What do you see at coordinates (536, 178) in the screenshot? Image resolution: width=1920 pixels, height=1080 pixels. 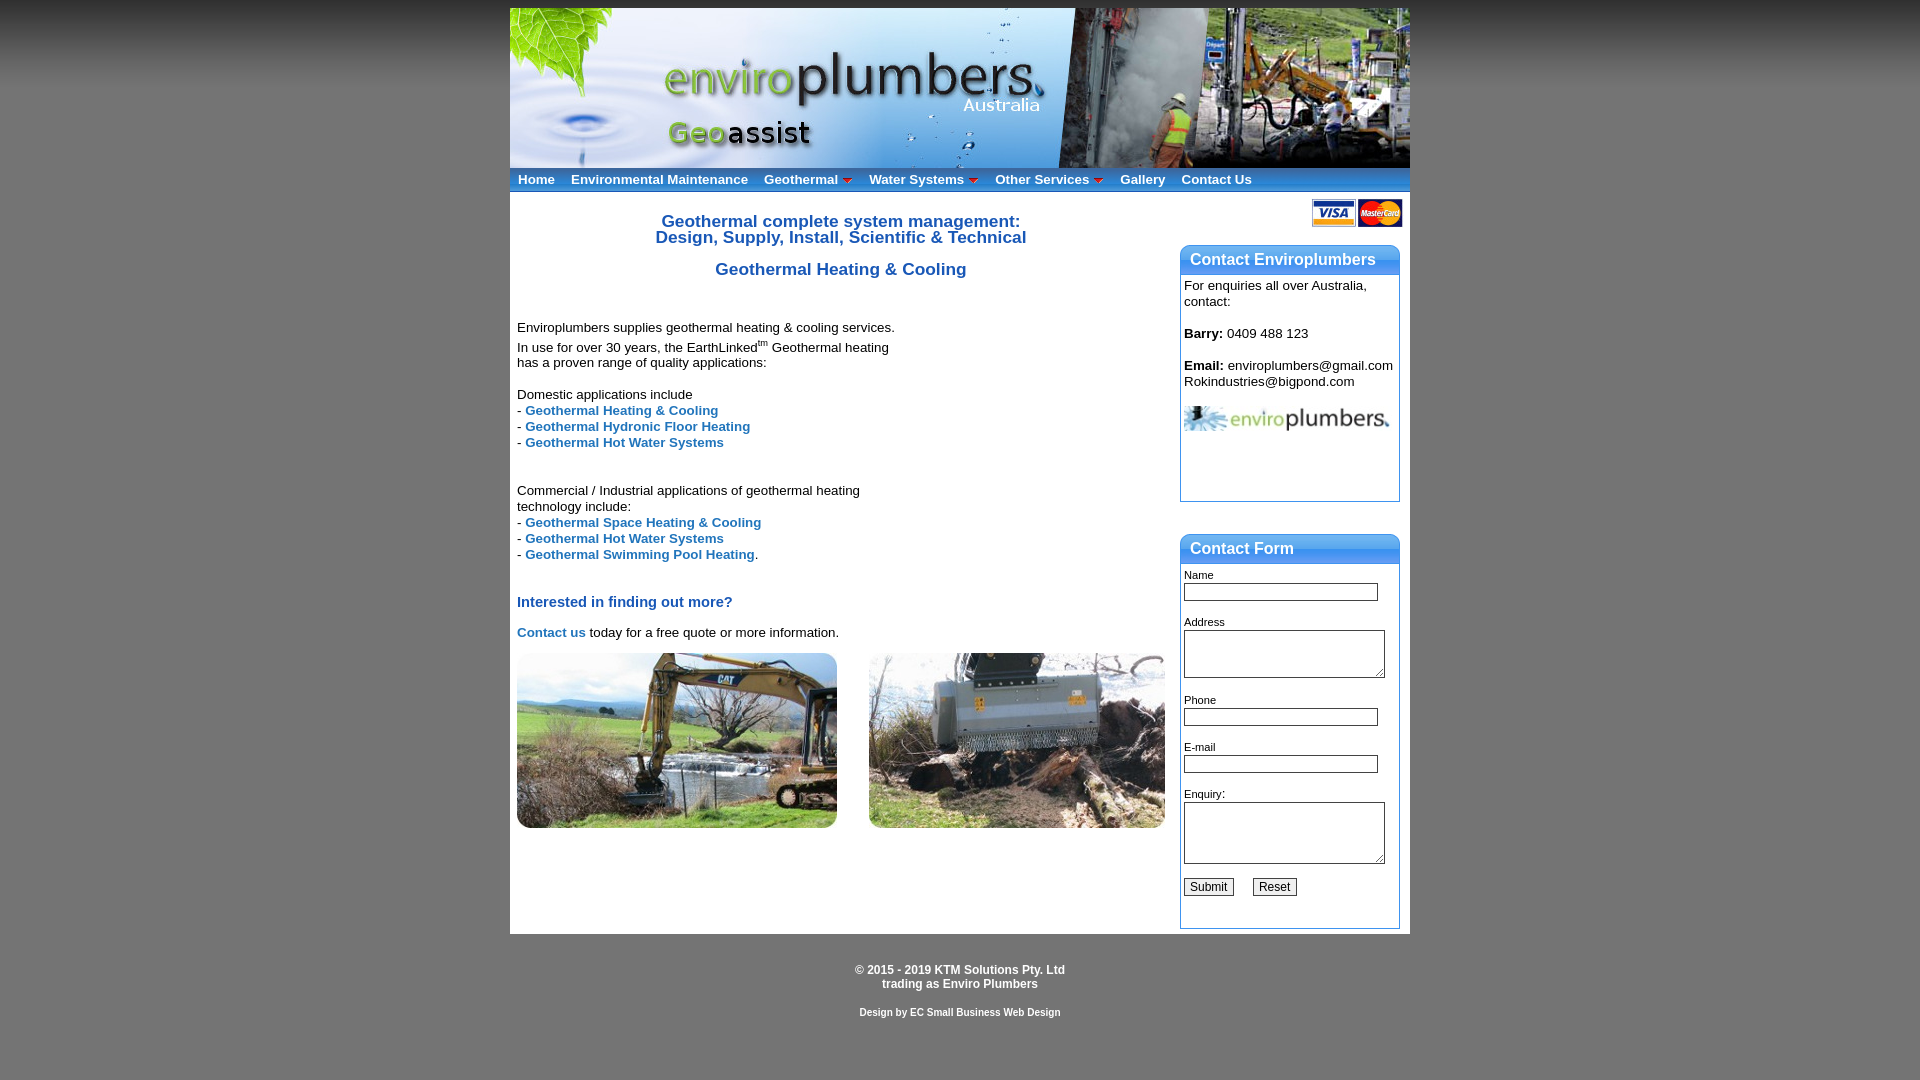 I see `'Home'` at bounding box center [536, 178].